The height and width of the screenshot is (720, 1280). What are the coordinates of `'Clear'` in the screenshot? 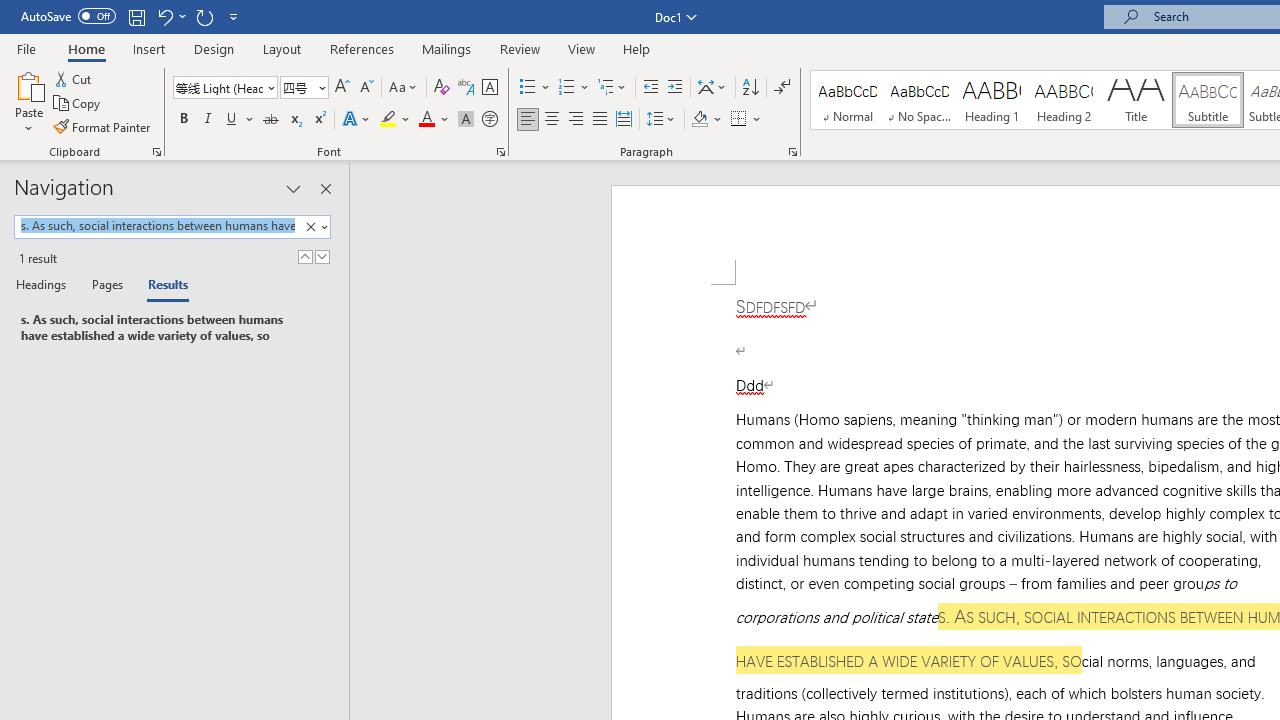 It's located at (310, 226).